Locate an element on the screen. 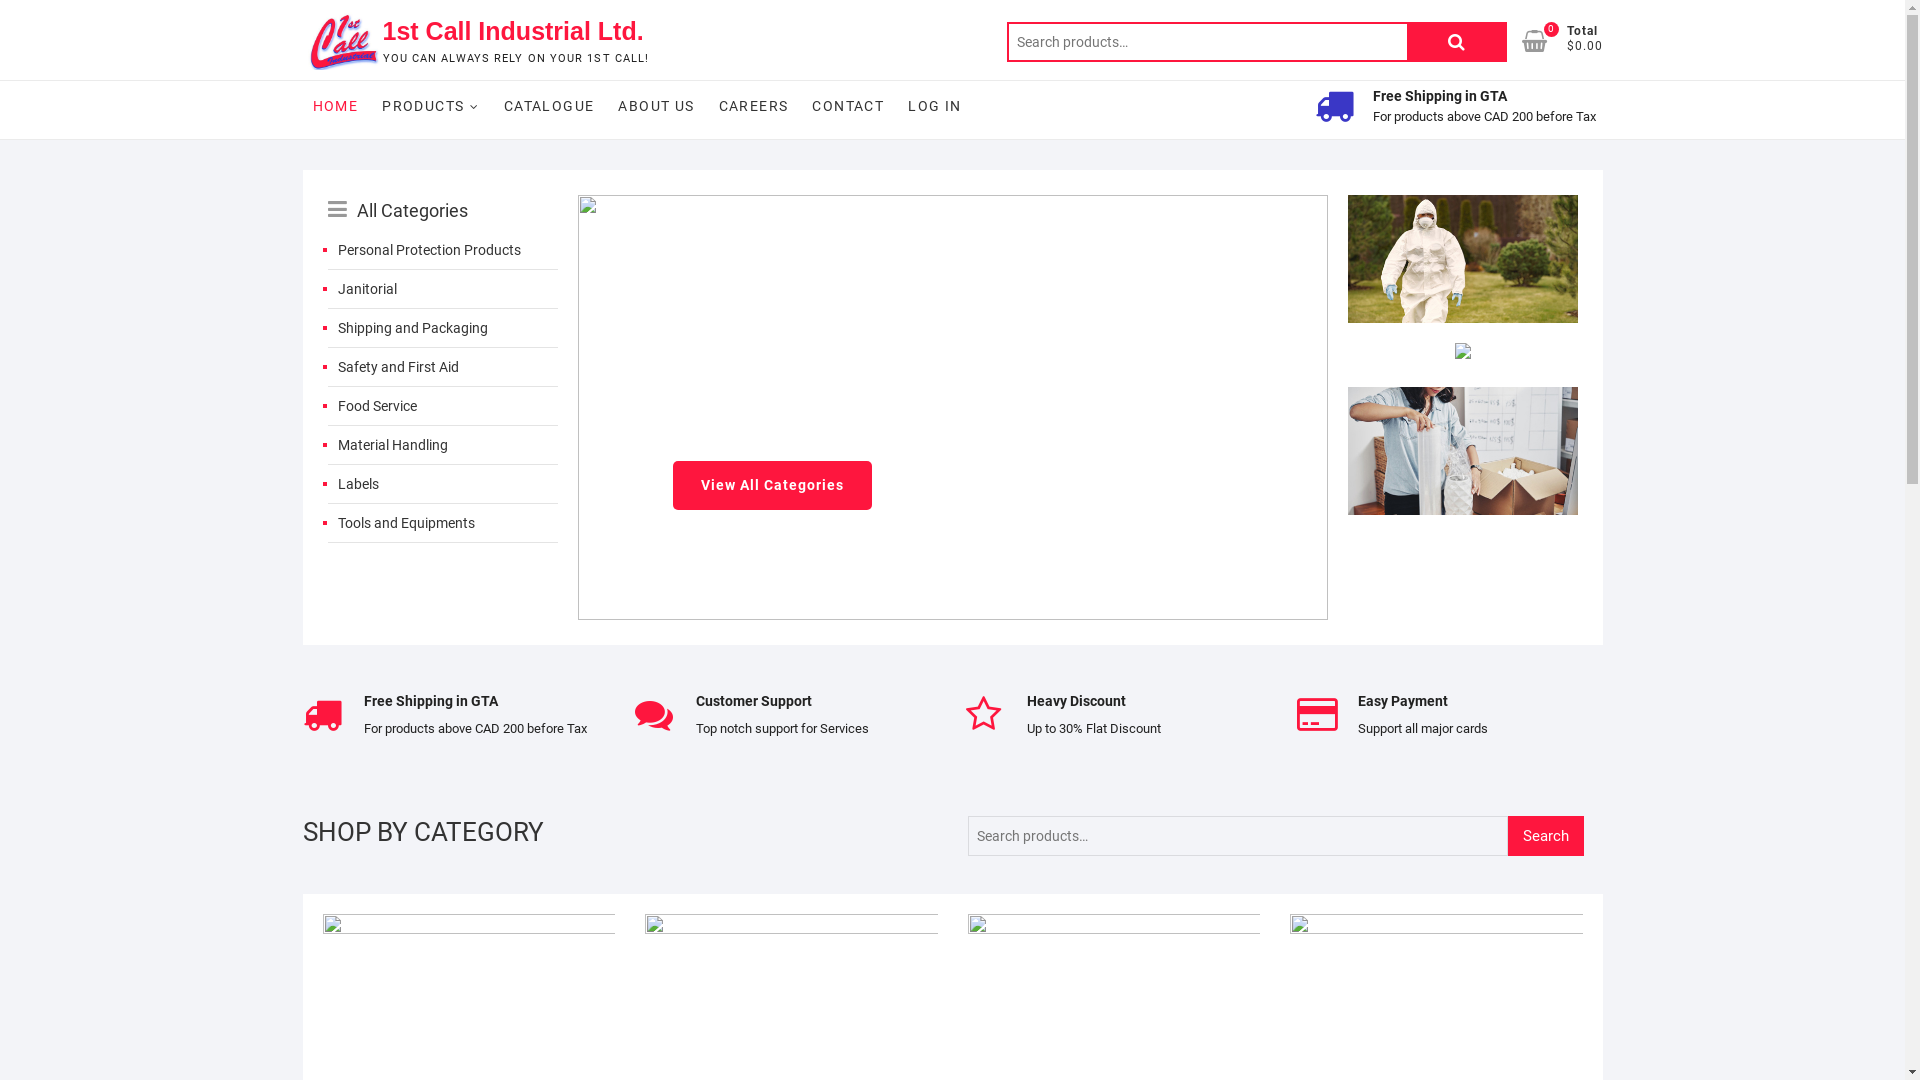 This screenshot has width=1920, height=1080. 'ABOUT US' is located at coordinates (656, 105).